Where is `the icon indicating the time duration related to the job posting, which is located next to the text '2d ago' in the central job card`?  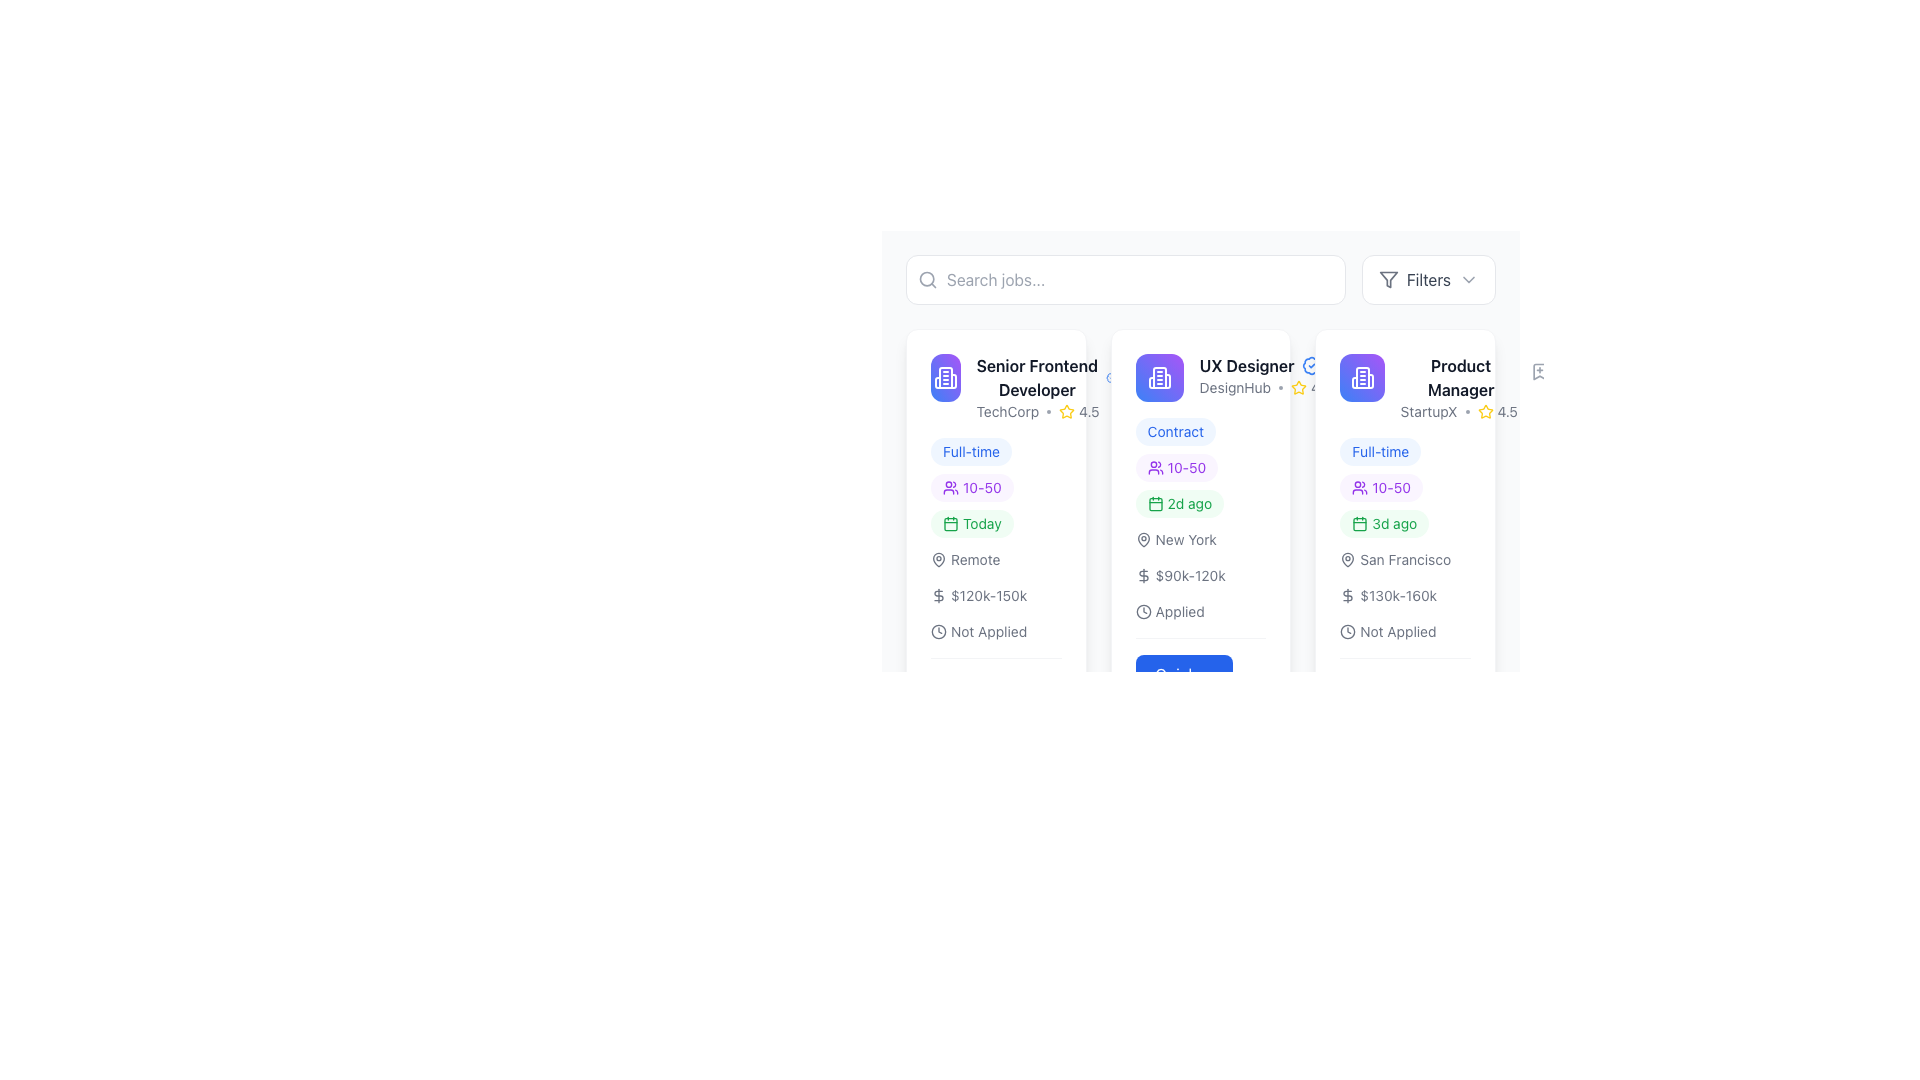 the icon indicating the time duration related to the job posting, which is located next to the text '2d ago' in the central job card is located at coordinates (1155, 503).